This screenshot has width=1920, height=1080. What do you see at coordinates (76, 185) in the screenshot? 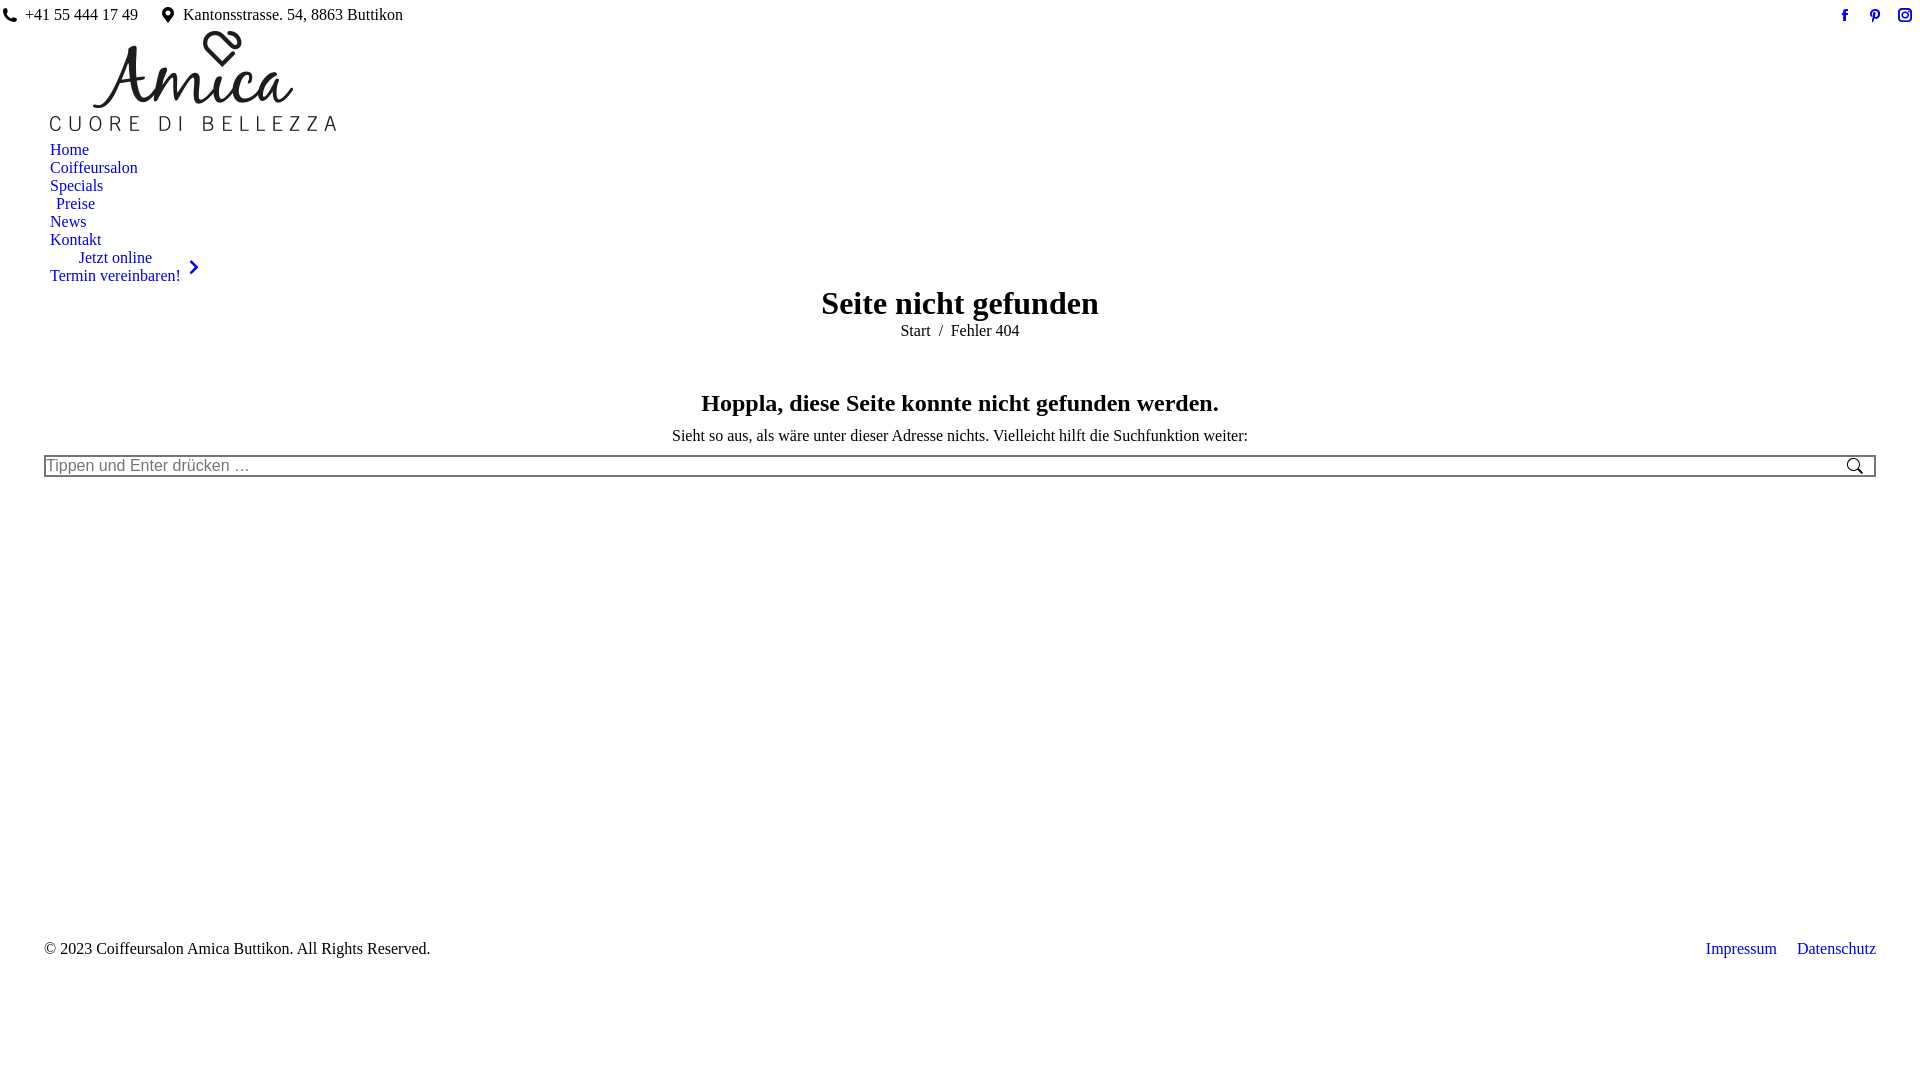
I see `'Specials'` at bounding box center [76, 185].